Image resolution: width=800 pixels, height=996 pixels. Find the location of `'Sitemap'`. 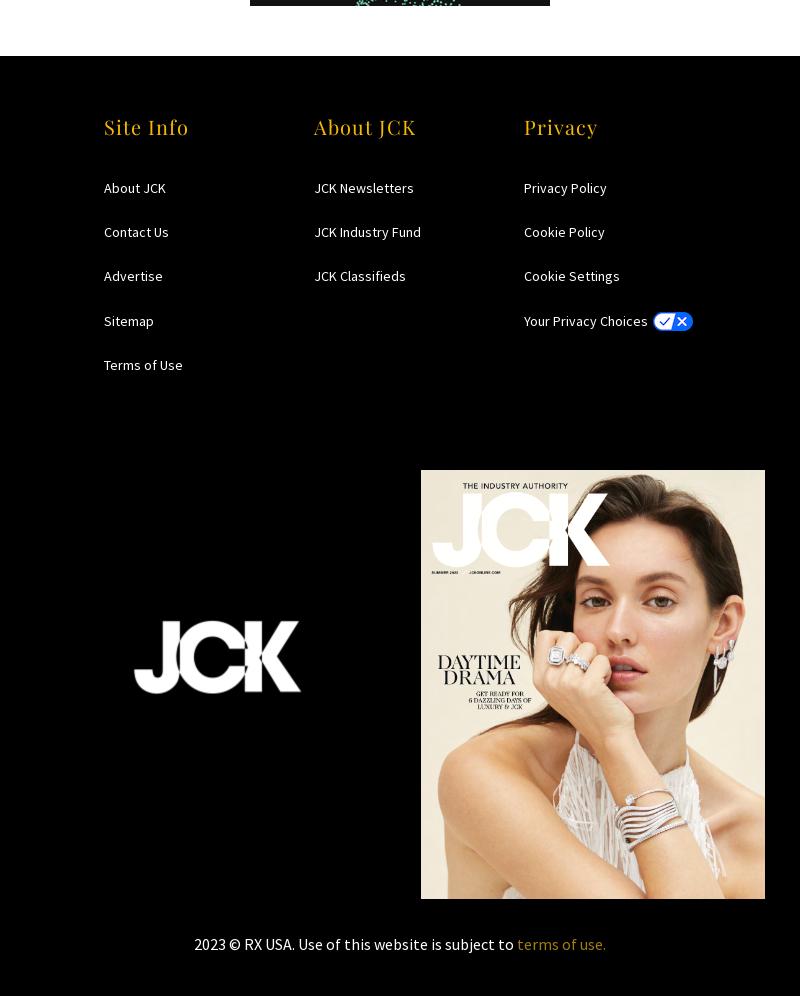

'Sitemap' is located at coordinates (128, 319).